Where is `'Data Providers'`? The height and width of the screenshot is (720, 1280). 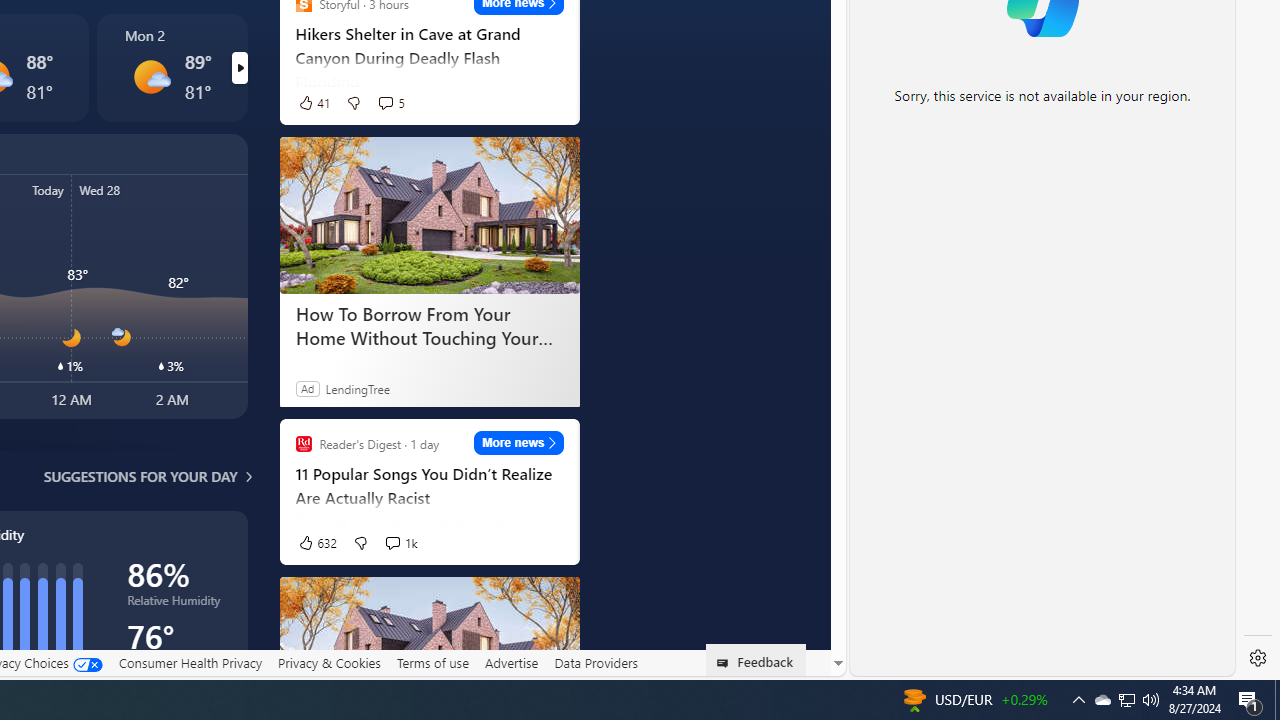 'Data Providers' is located at coordinates (594, 662).